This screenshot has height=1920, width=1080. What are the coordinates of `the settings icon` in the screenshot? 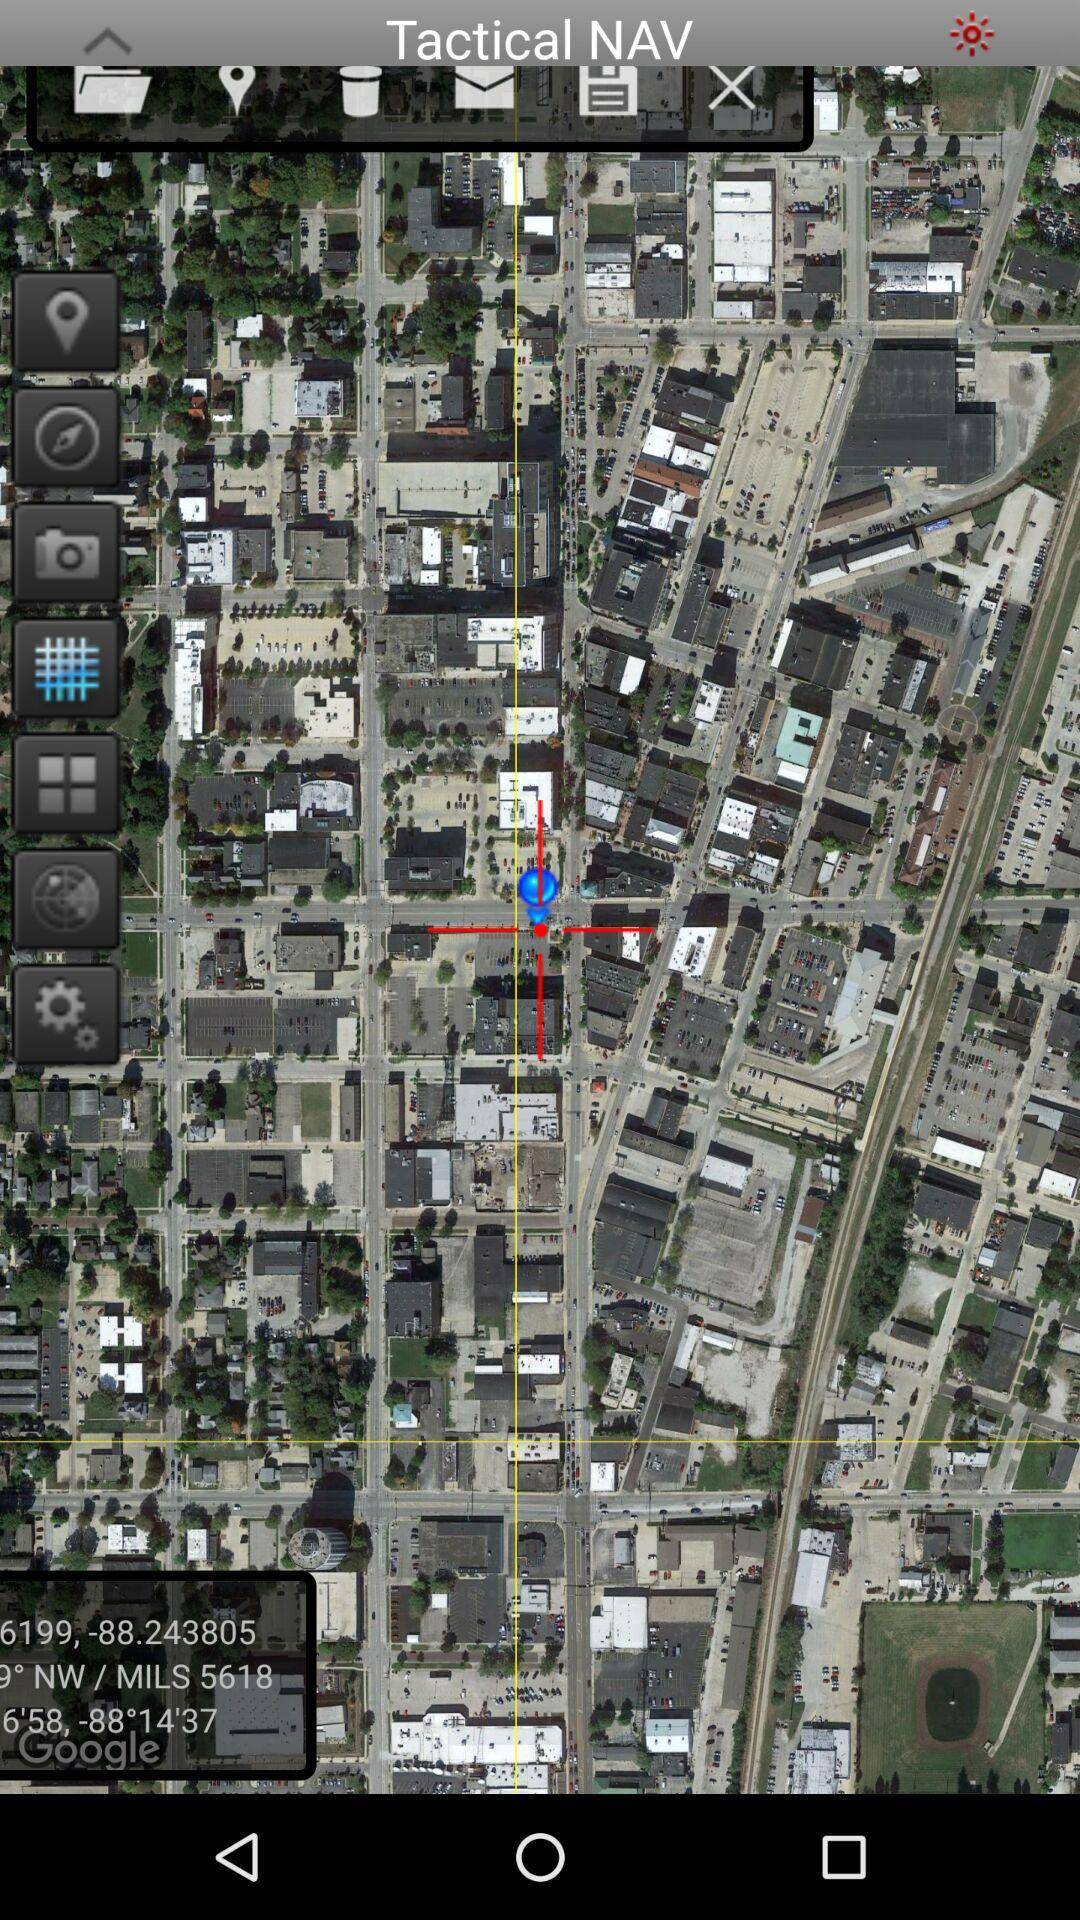 It's located at (971, 36).